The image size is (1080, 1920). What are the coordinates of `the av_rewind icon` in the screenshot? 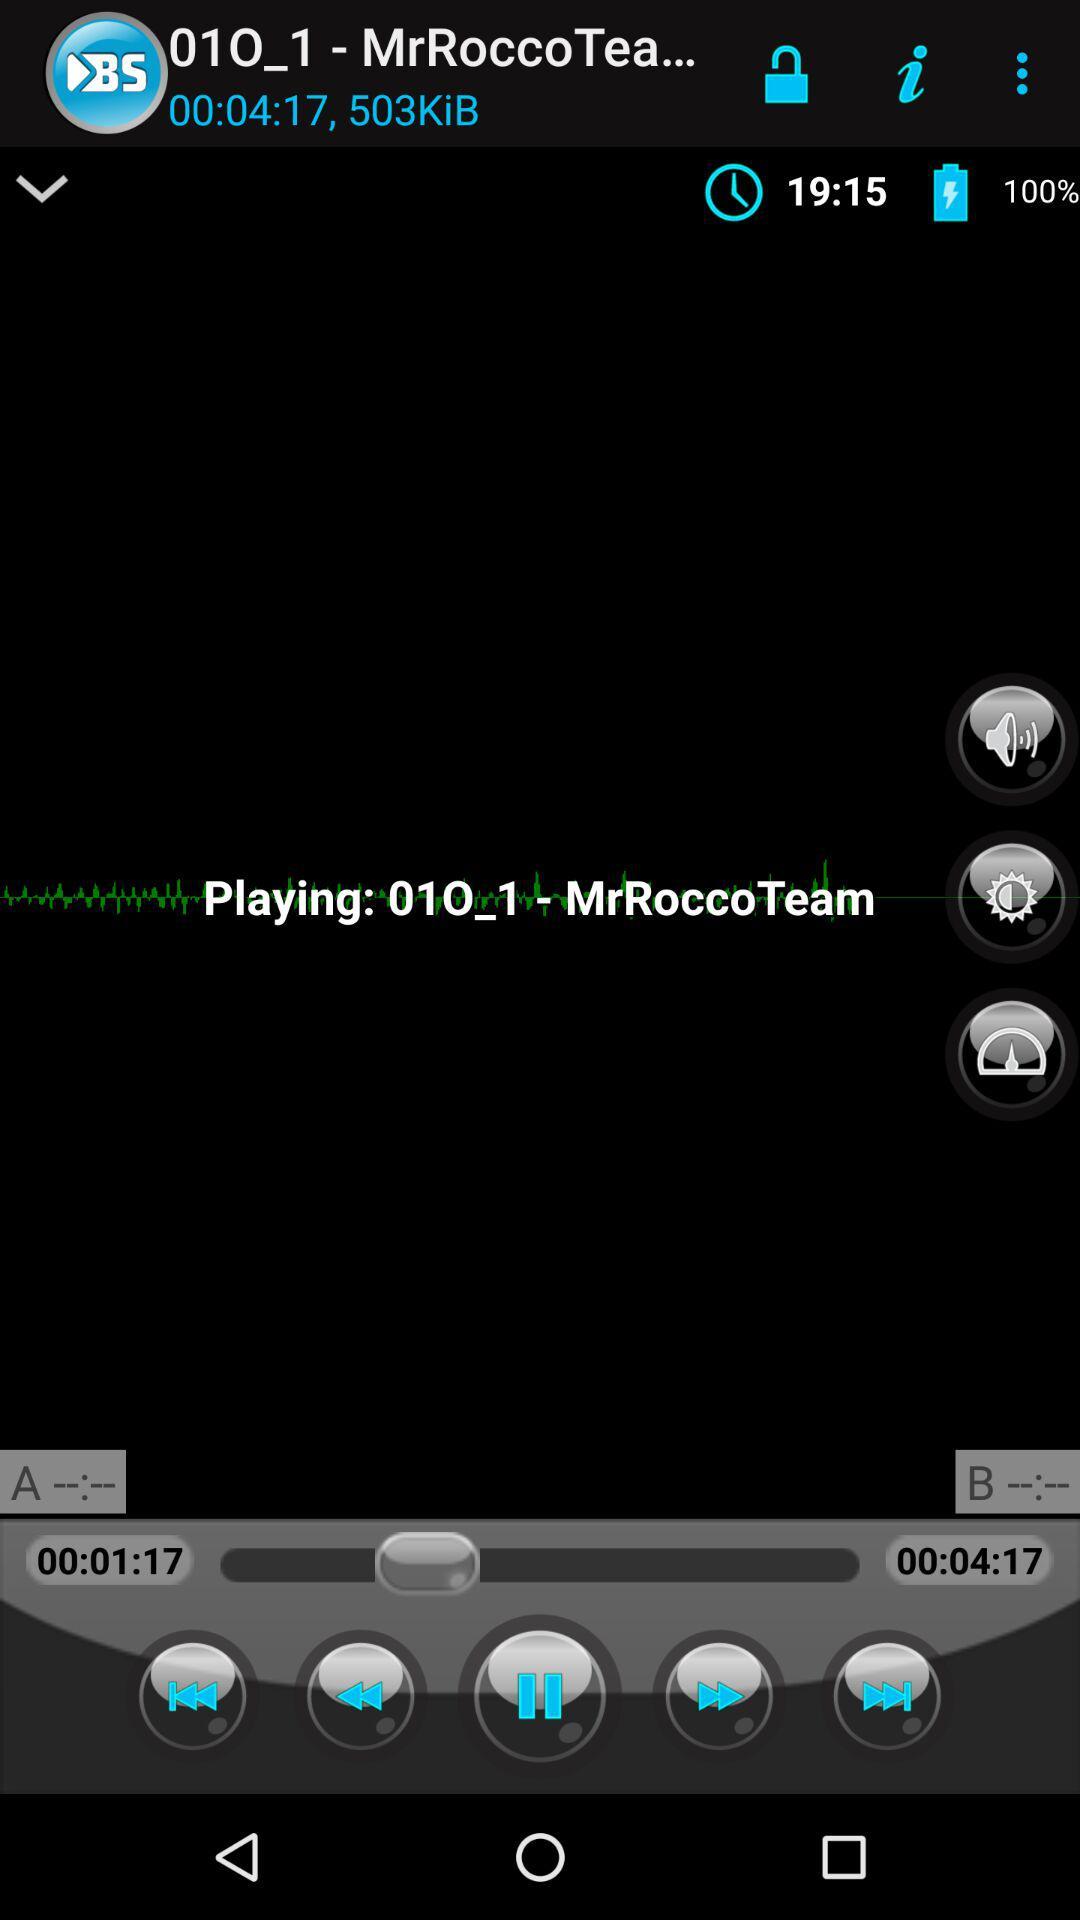 It's located at (360, 1695).